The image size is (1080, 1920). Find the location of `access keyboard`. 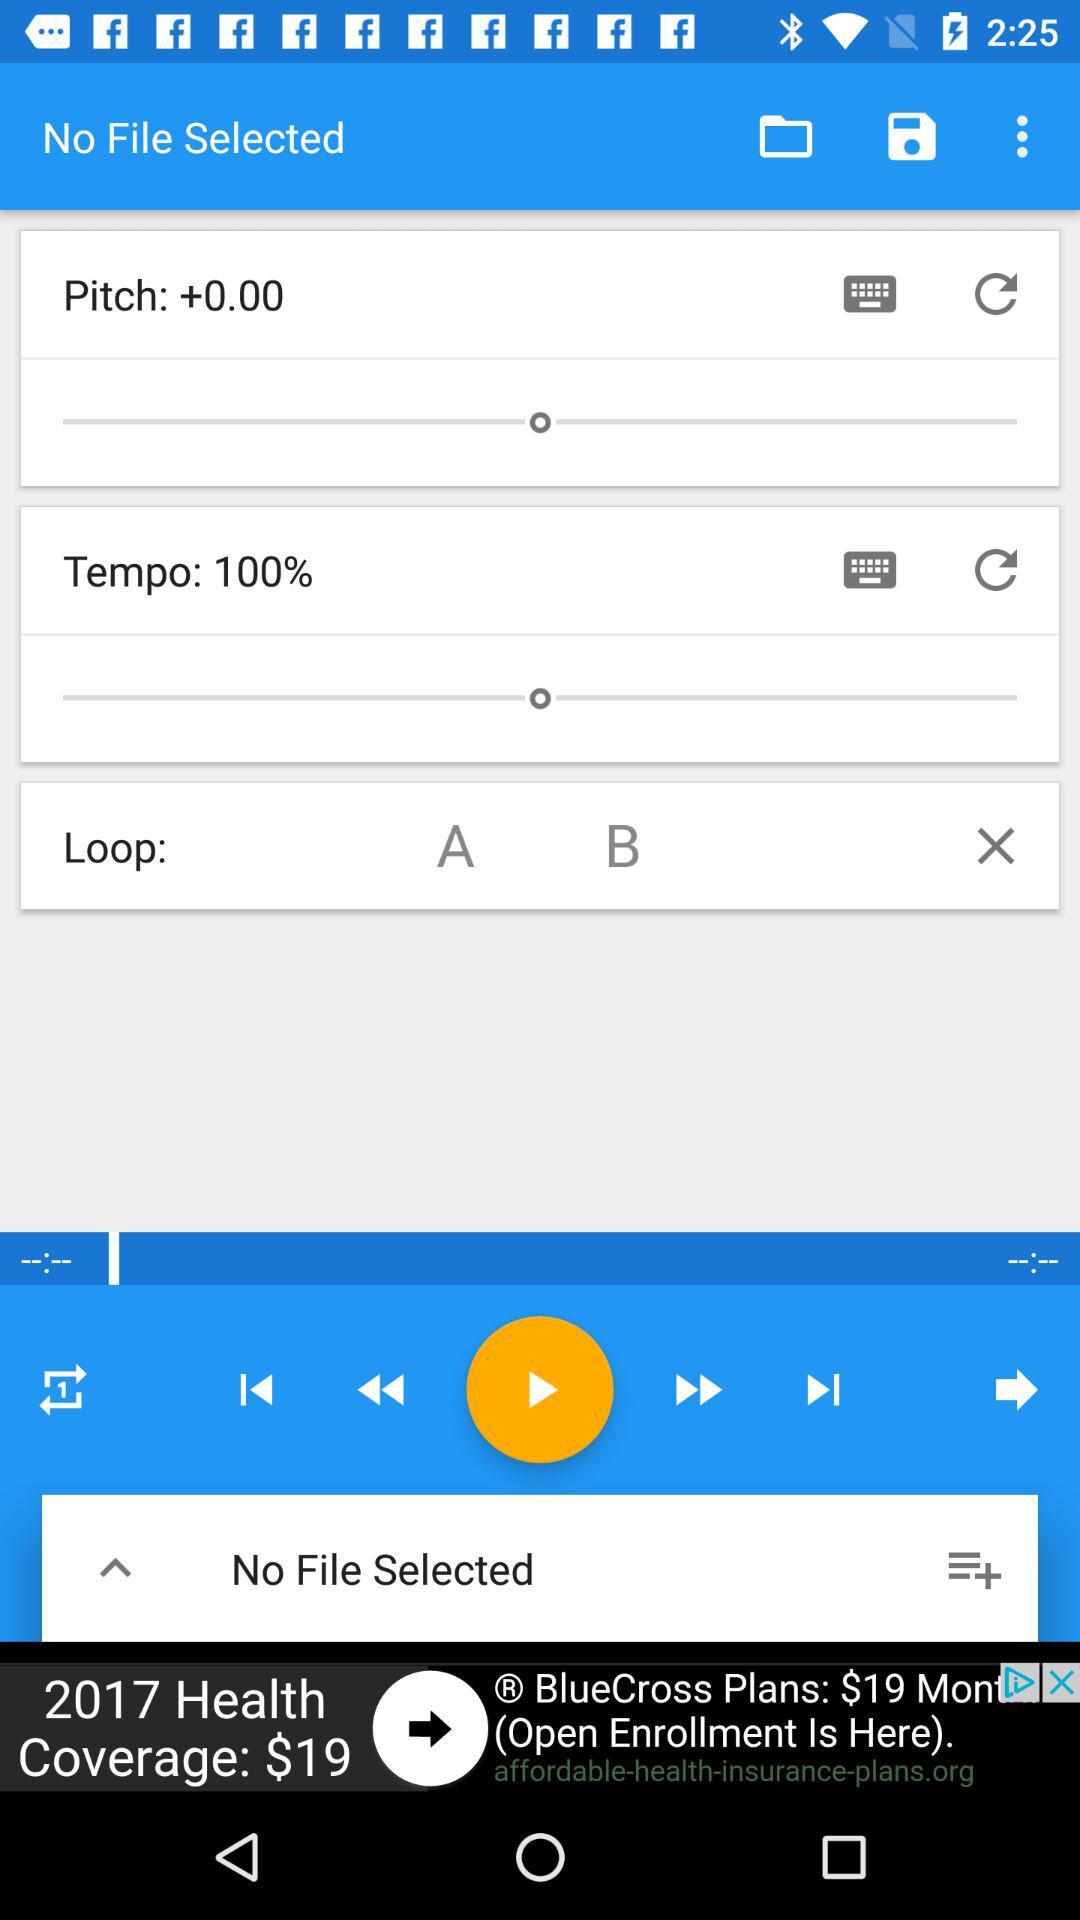

access keyboard is located at coordinates (869, 569).